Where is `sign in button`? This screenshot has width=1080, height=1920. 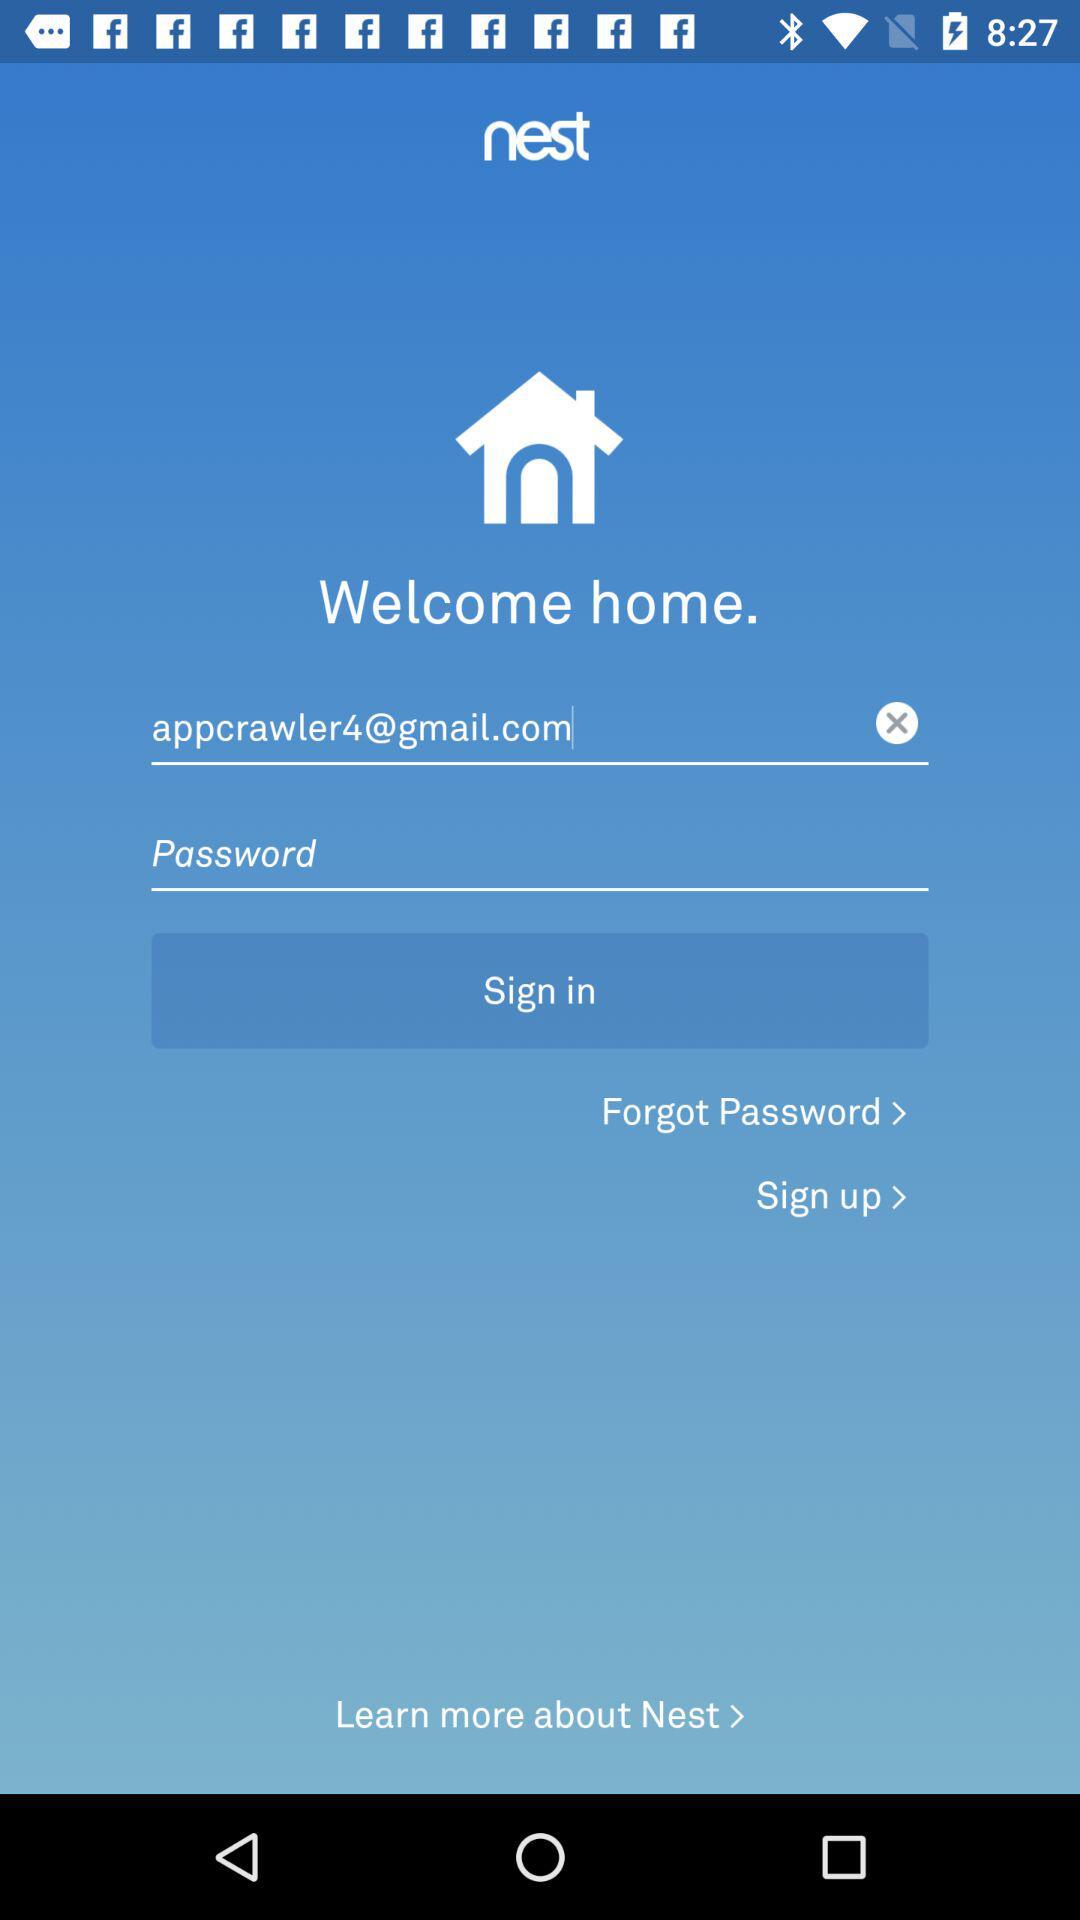 sign in button is located at coordinates (540, 990).